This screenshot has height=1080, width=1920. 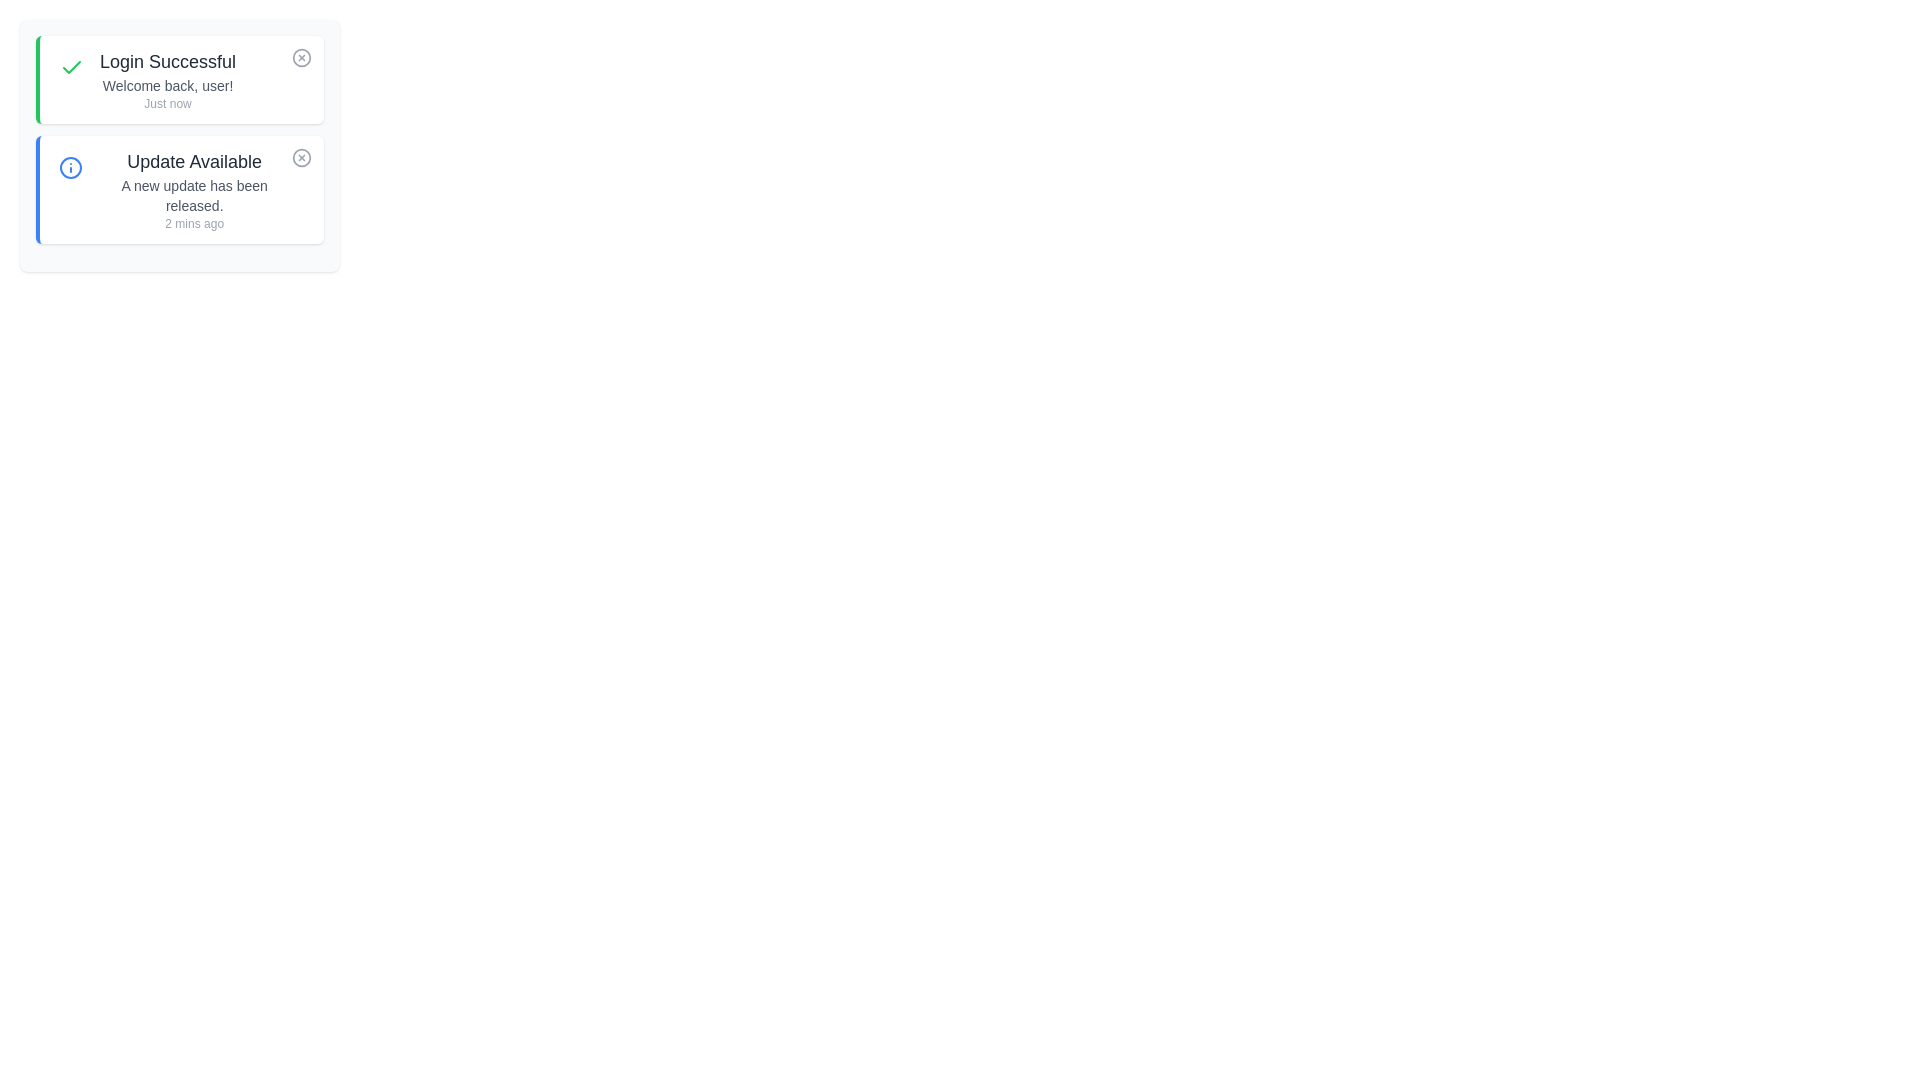 What do you see at coordinates (70, 167) in the screenshot?
I see `the icon in the top-left corner of the 'Update Available' notification box` at bounding box center [70, 167].